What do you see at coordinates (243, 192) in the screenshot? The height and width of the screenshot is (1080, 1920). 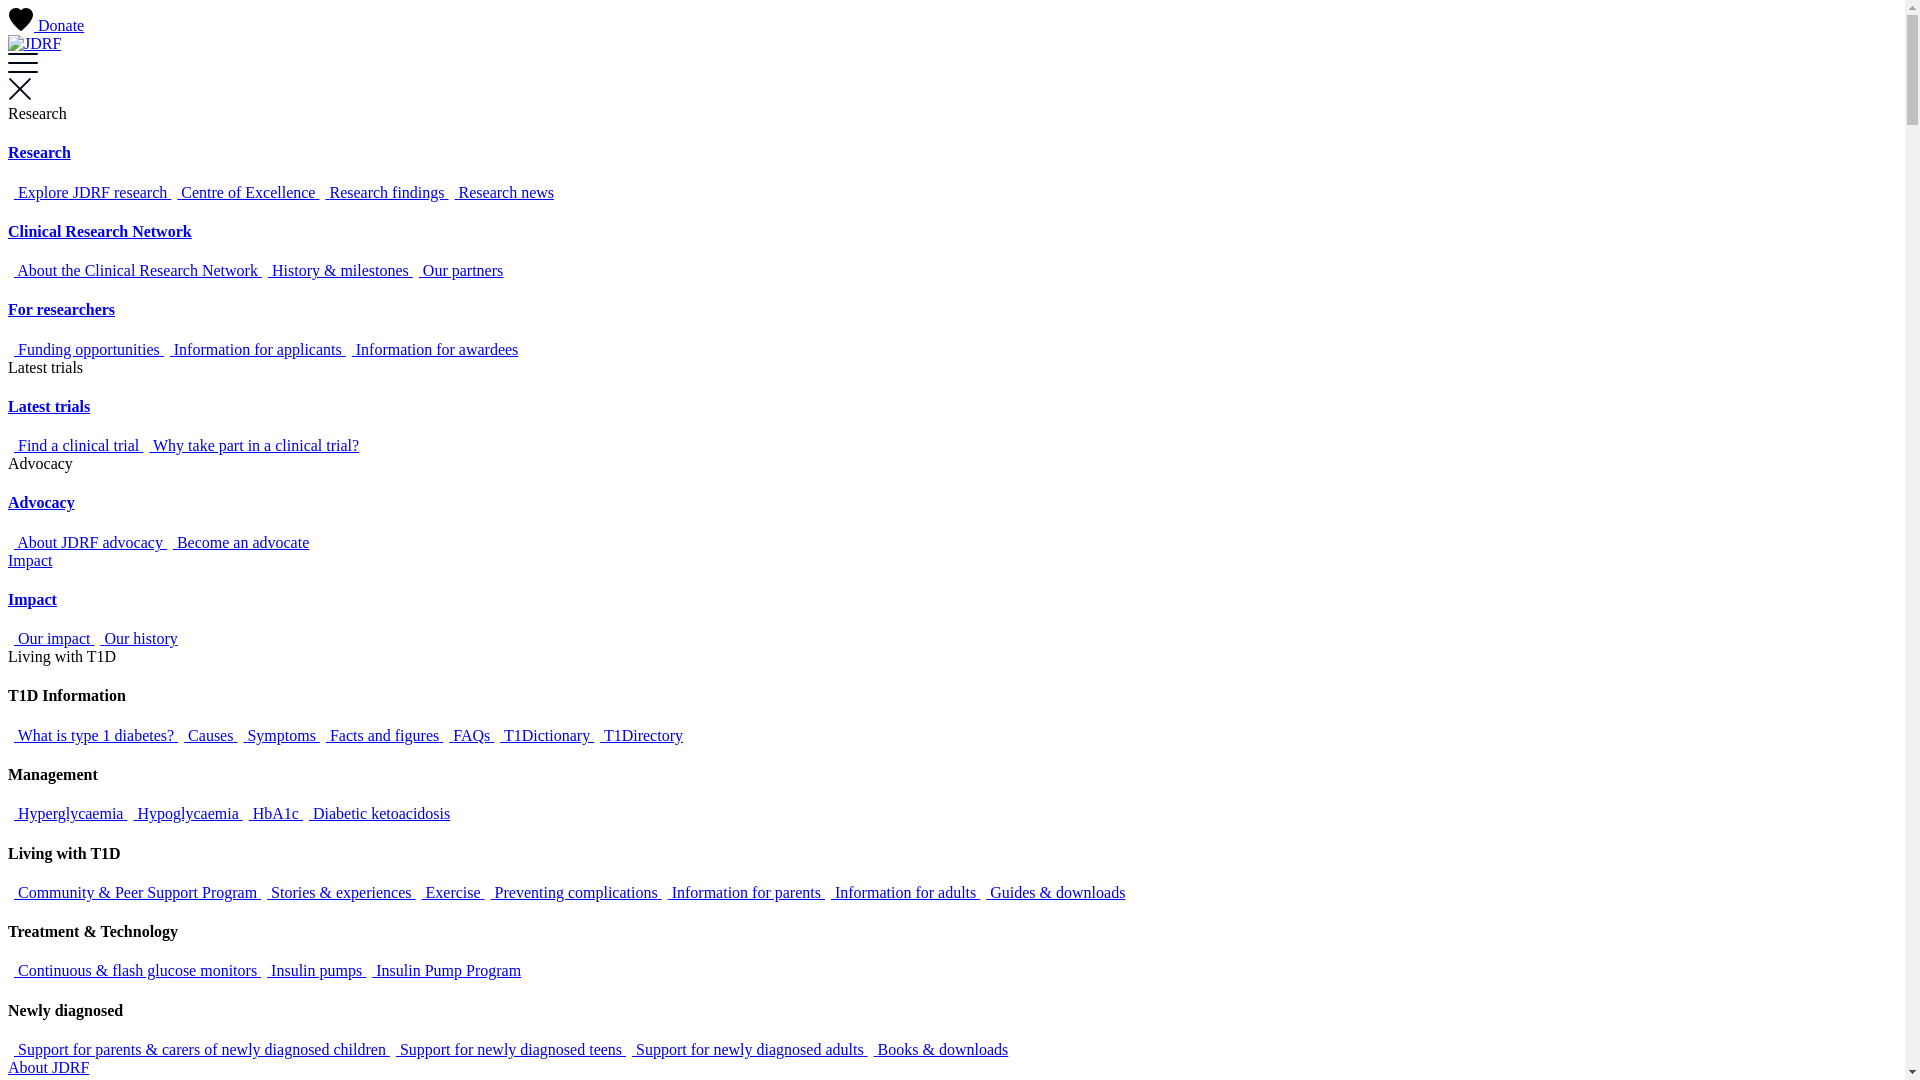 I see `'Centre of Excellence'` at bounding box center [243, 192].